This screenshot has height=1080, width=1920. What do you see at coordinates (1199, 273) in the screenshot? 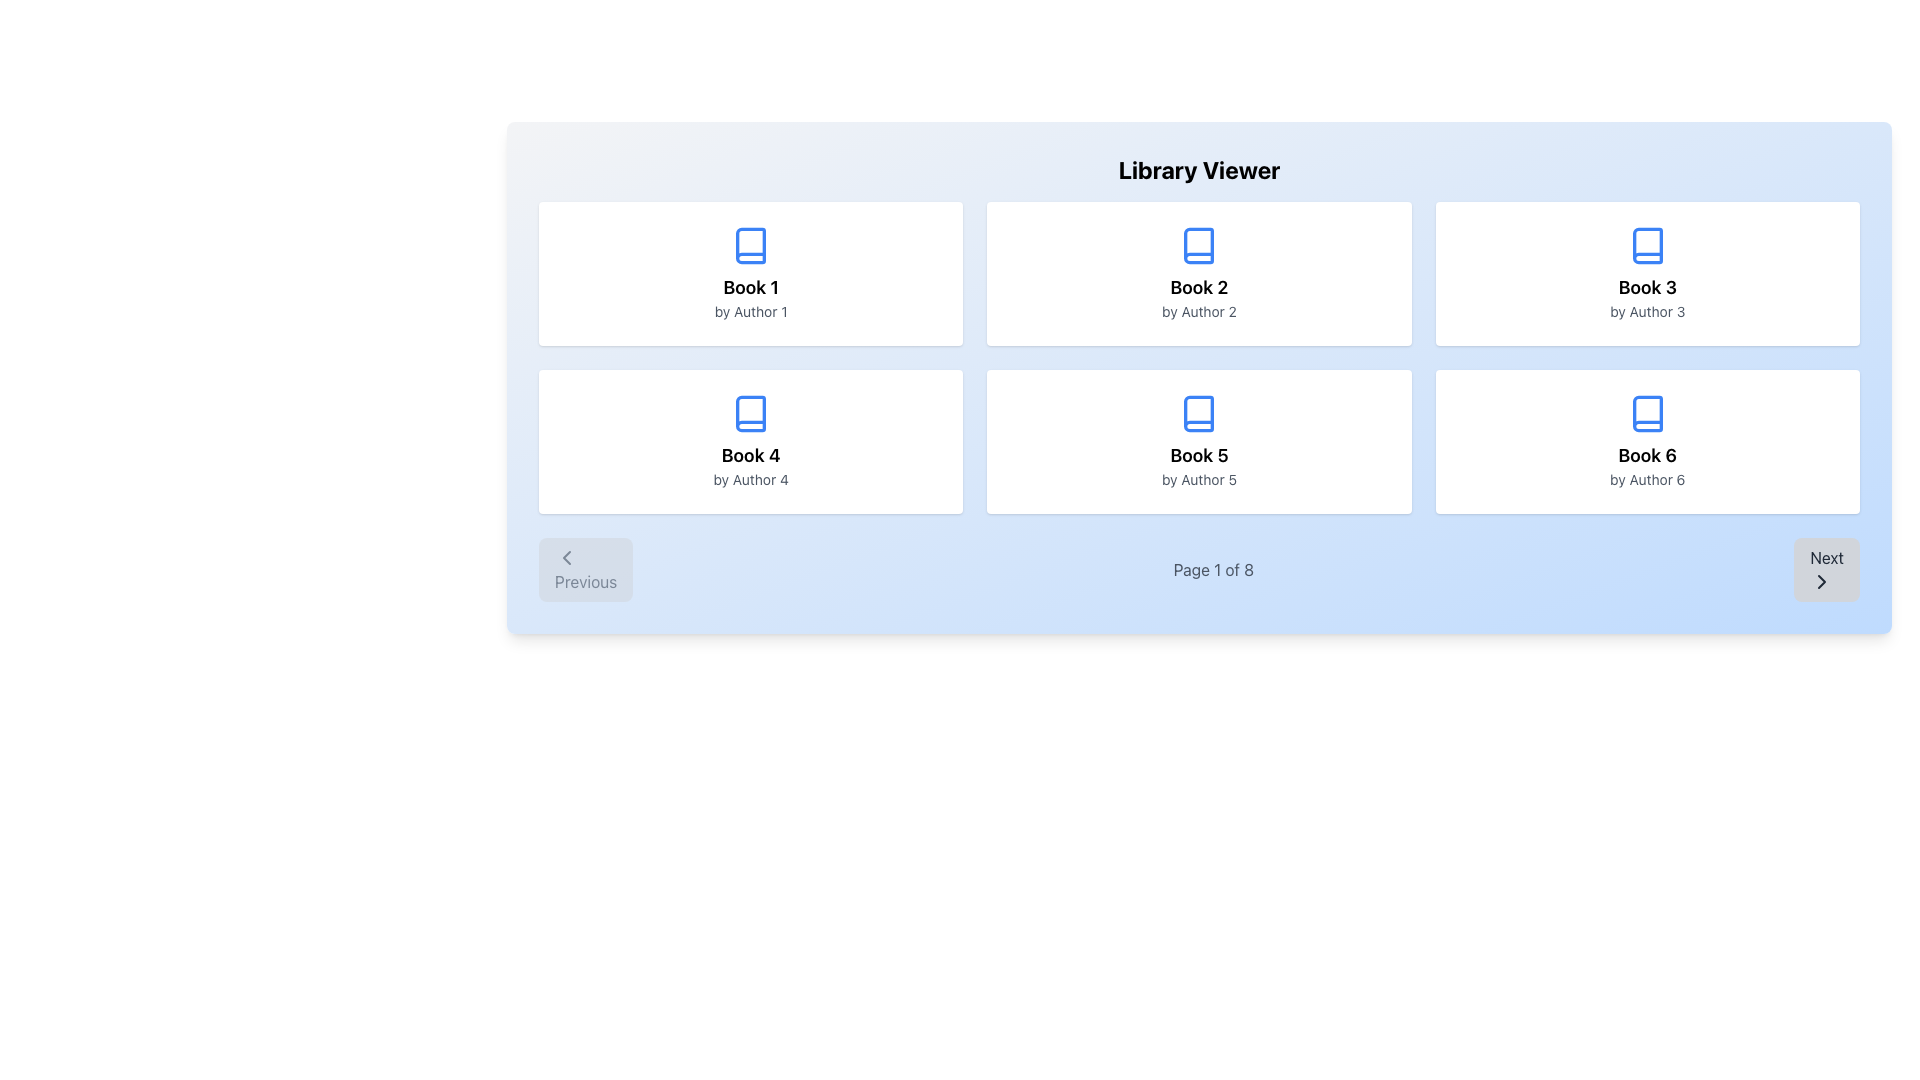
I see `the second book card in the library viewer interface` at bounding box center [1199, 273].